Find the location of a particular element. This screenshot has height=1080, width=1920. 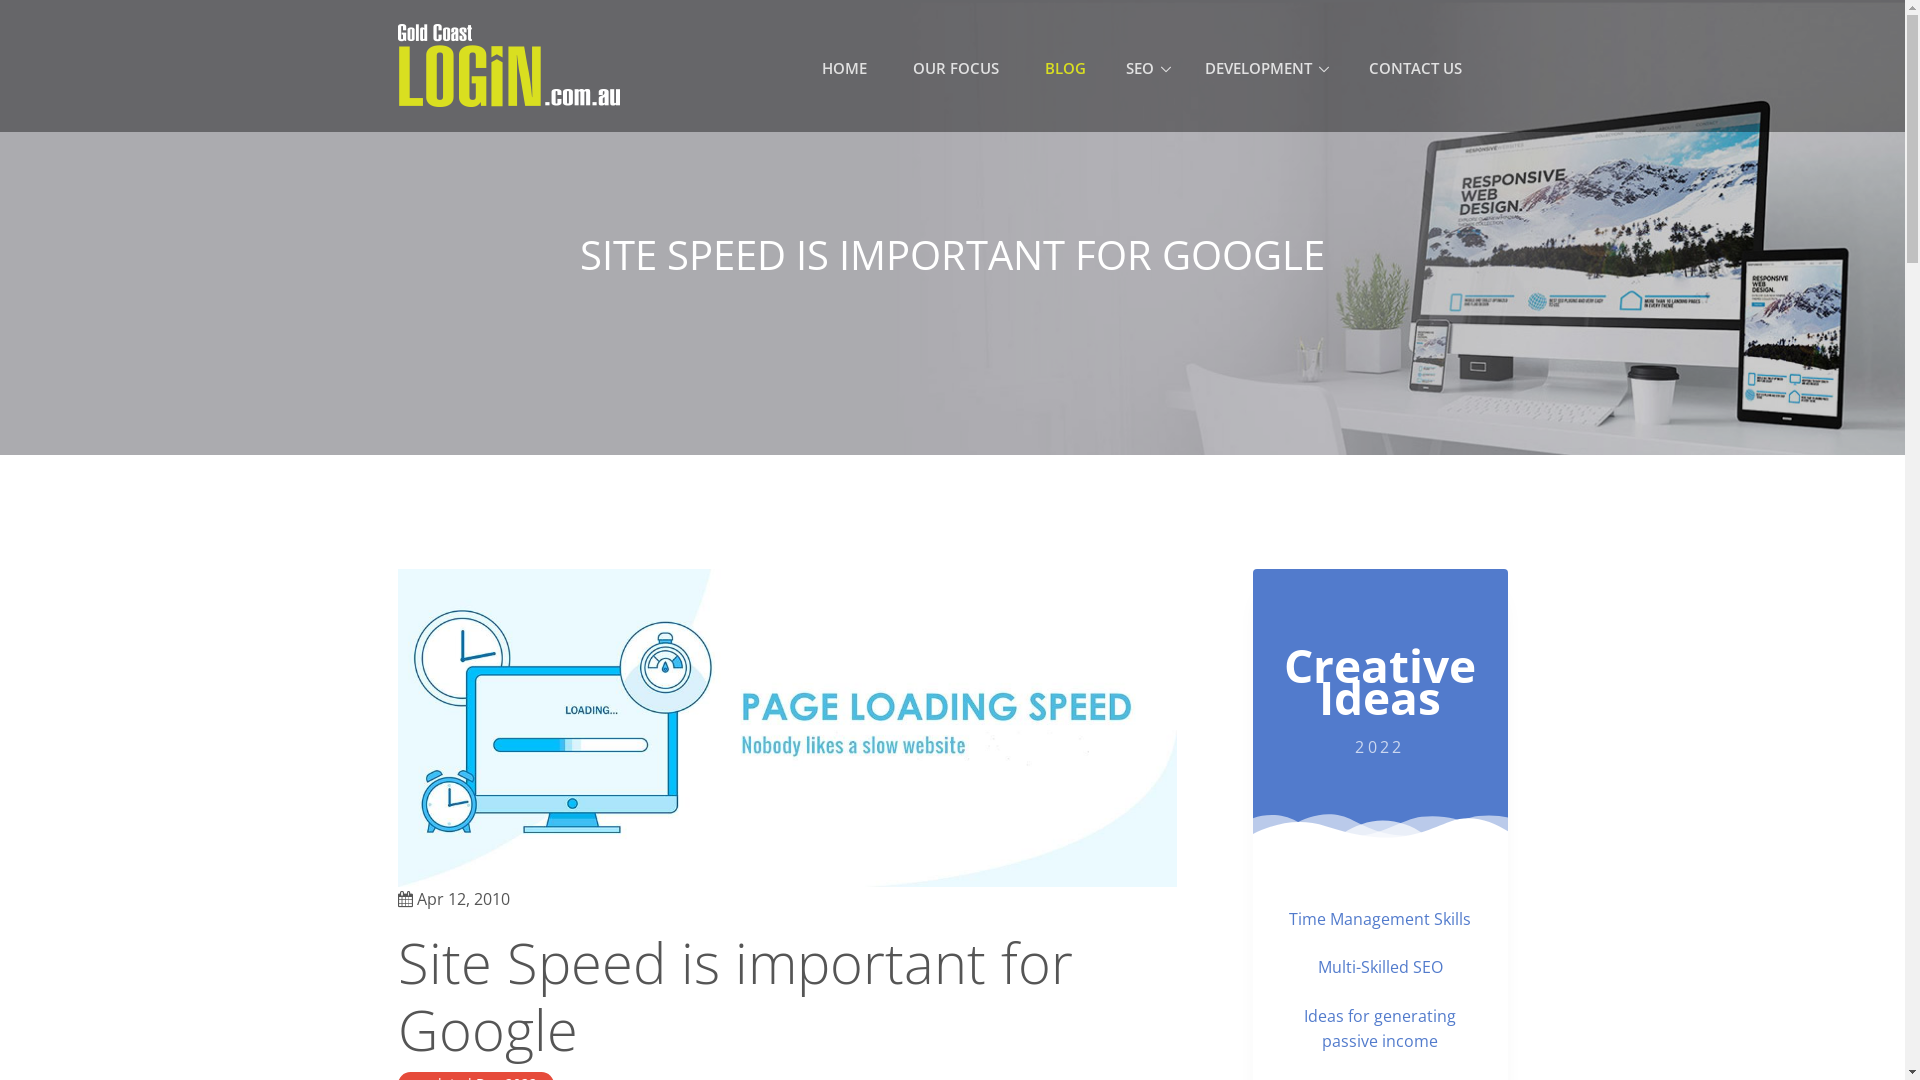

'SEO' is located at coordinates (1148, 68).